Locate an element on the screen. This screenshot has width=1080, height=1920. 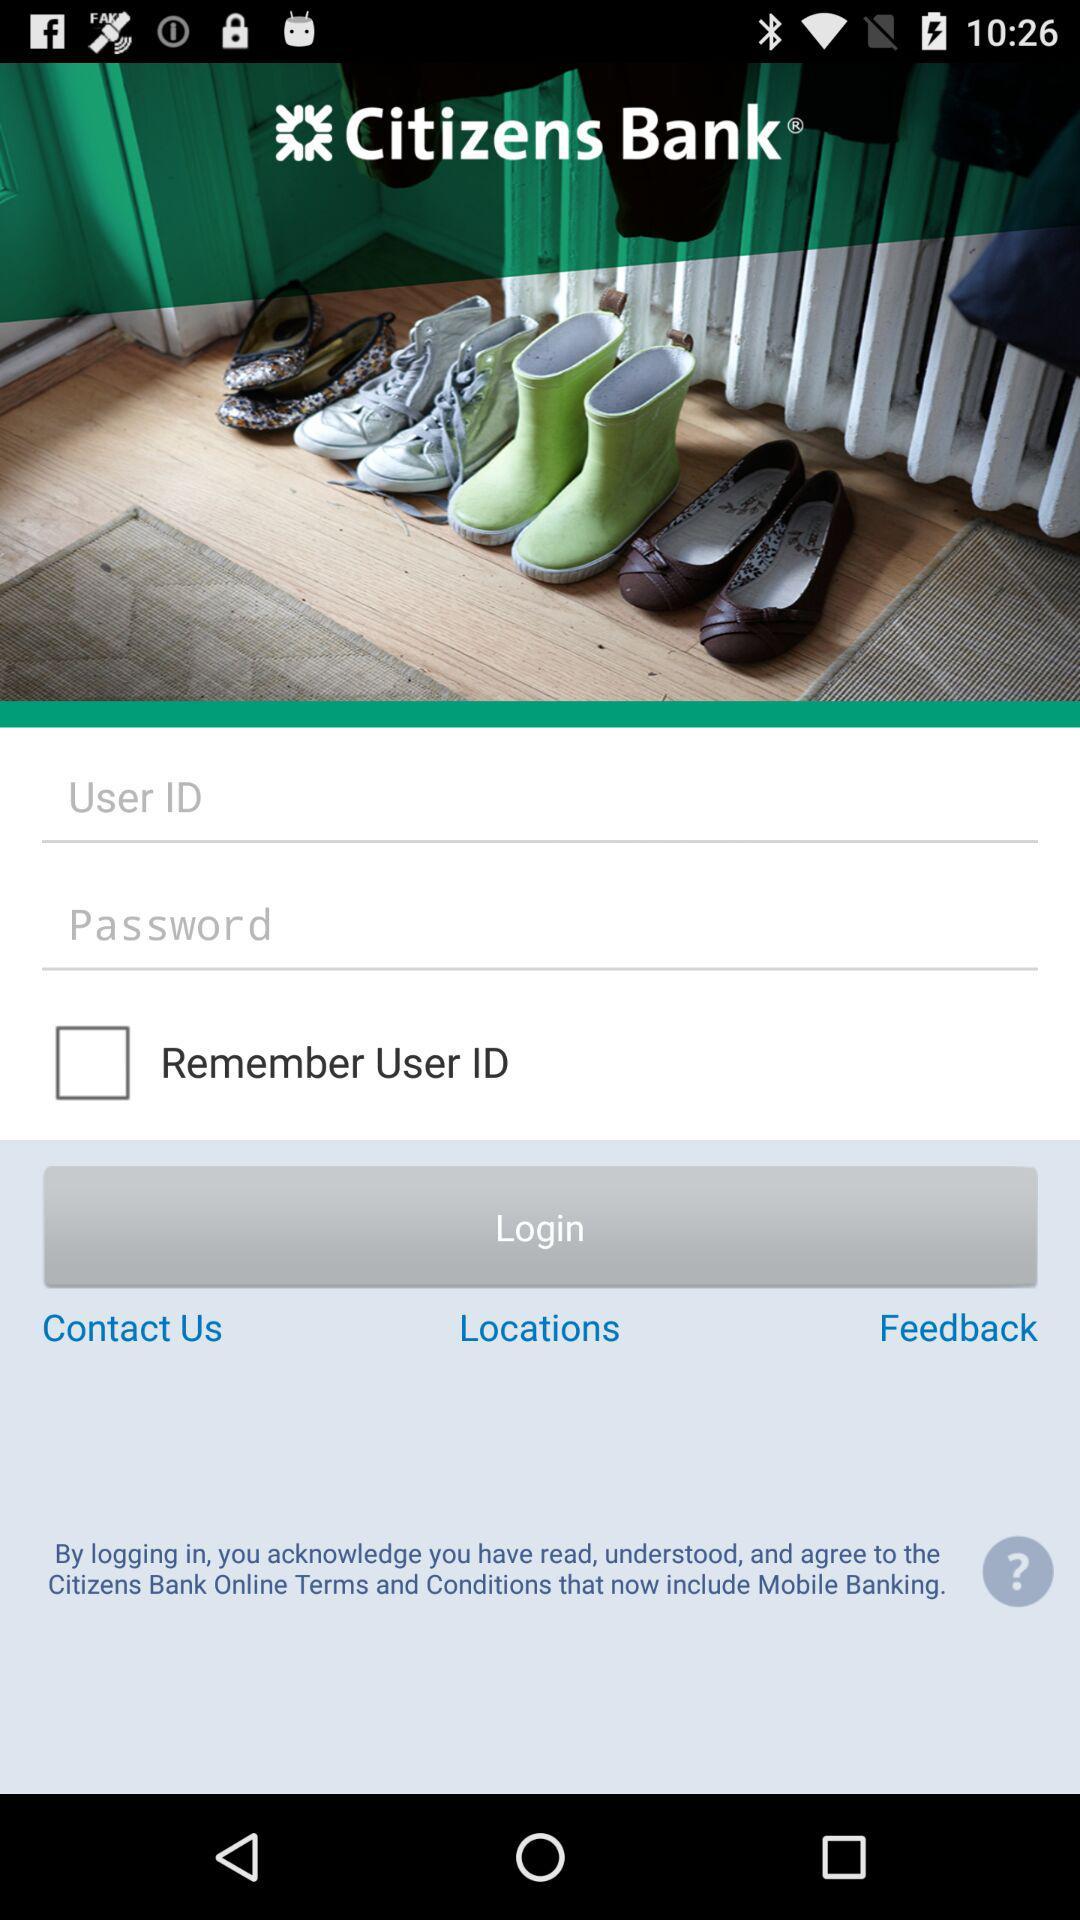
contact us app is located at coordinates (207, 1326).